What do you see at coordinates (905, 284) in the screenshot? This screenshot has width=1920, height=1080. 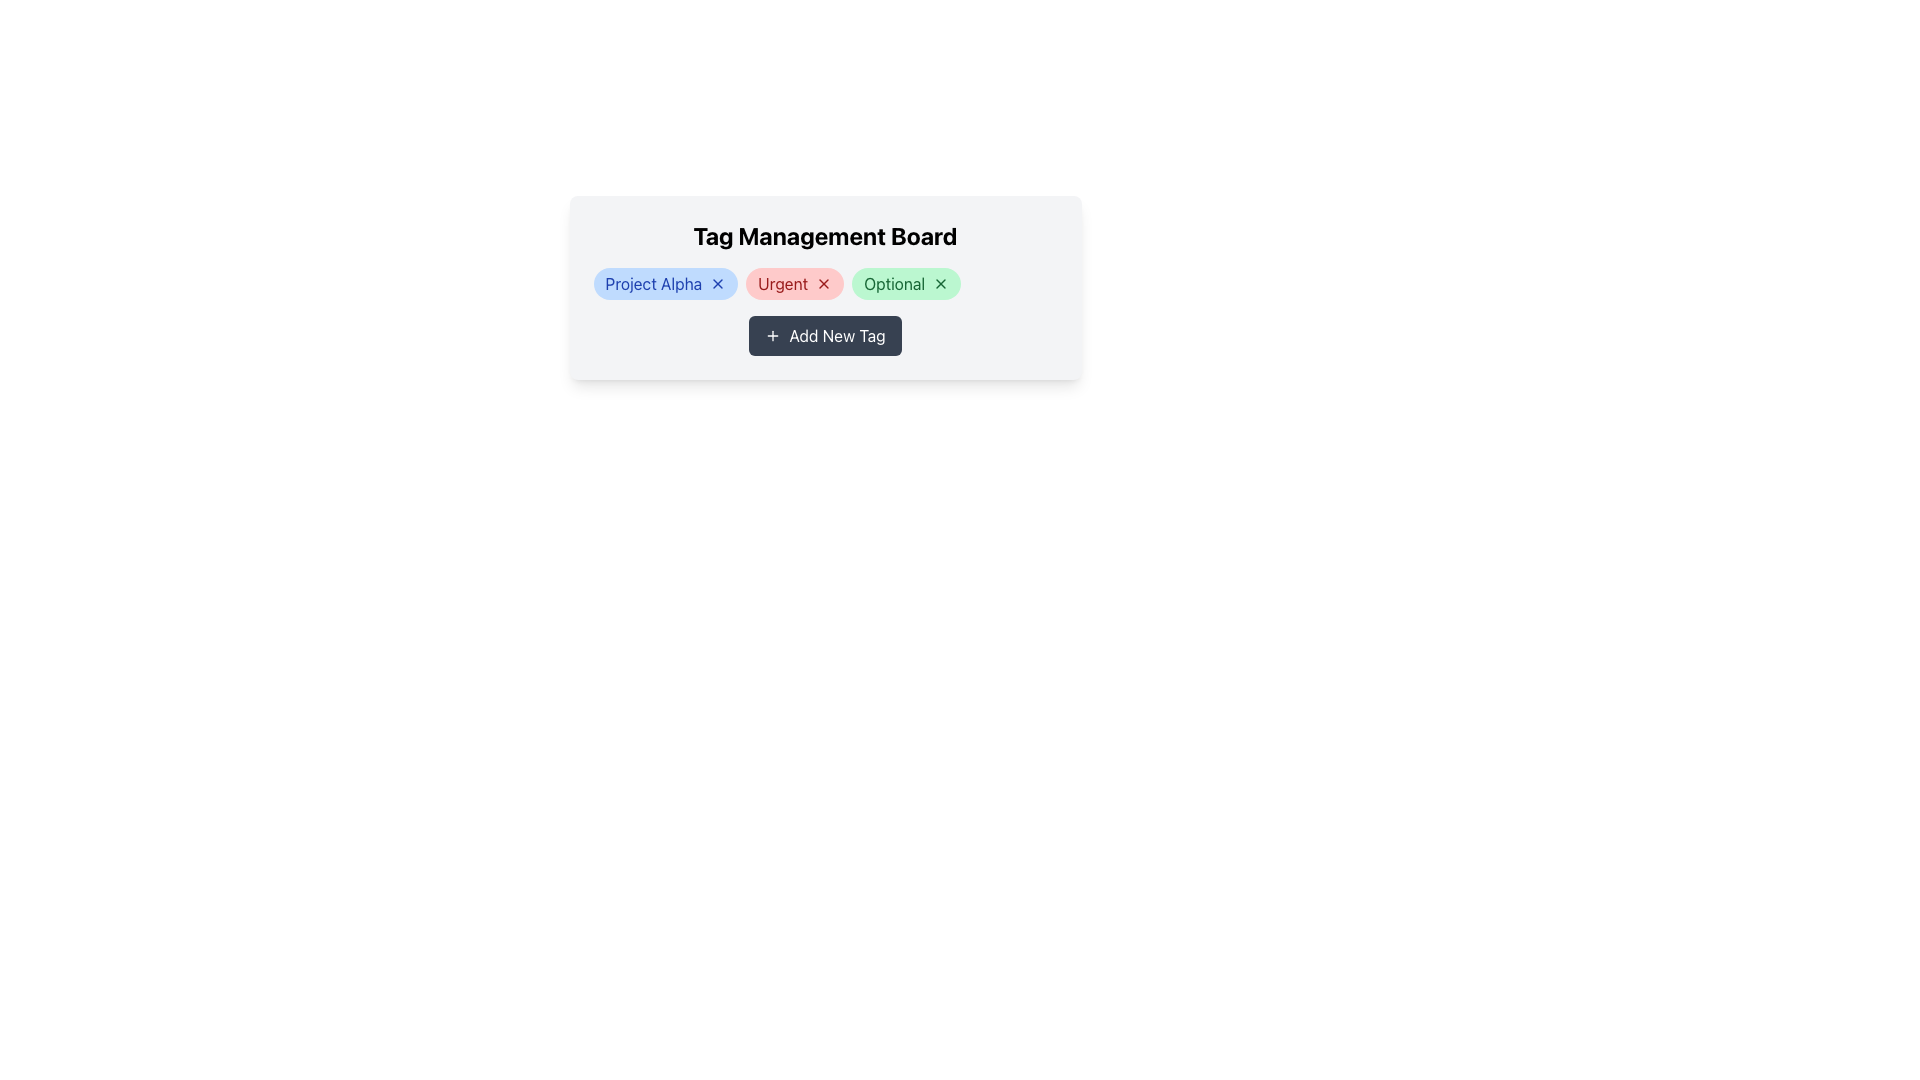 I see `label 'Optional' from the dismissible tag component, which is a green pill-shaped tag with a close button, located below the 'Tag Management Board' heading` at bounding box center [905, 284].